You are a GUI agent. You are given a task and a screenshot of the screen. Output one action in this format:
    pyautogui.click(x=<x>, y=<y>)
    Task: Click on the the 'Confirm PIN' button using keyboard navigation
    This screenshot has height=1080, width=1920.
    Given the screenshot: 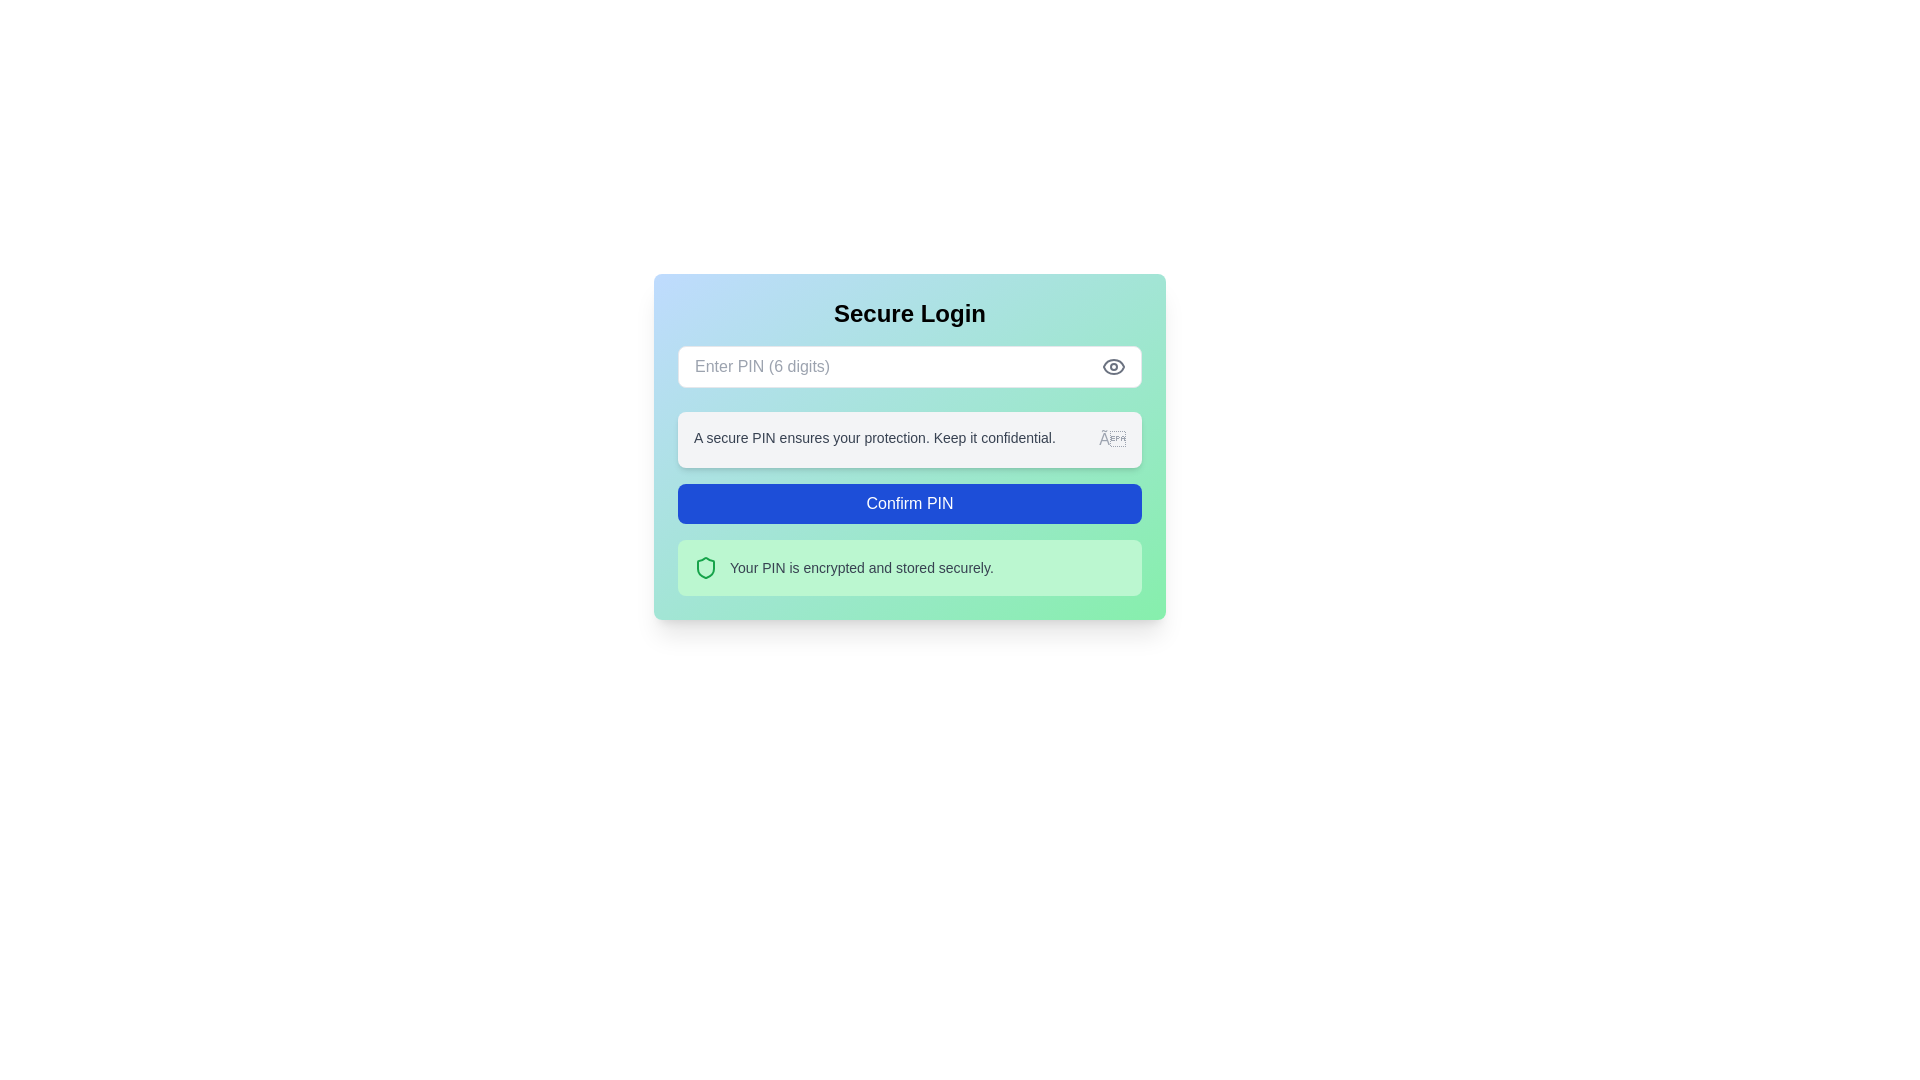 What is the action you would take?
    pyautogui.click(x=909, y=503)
    